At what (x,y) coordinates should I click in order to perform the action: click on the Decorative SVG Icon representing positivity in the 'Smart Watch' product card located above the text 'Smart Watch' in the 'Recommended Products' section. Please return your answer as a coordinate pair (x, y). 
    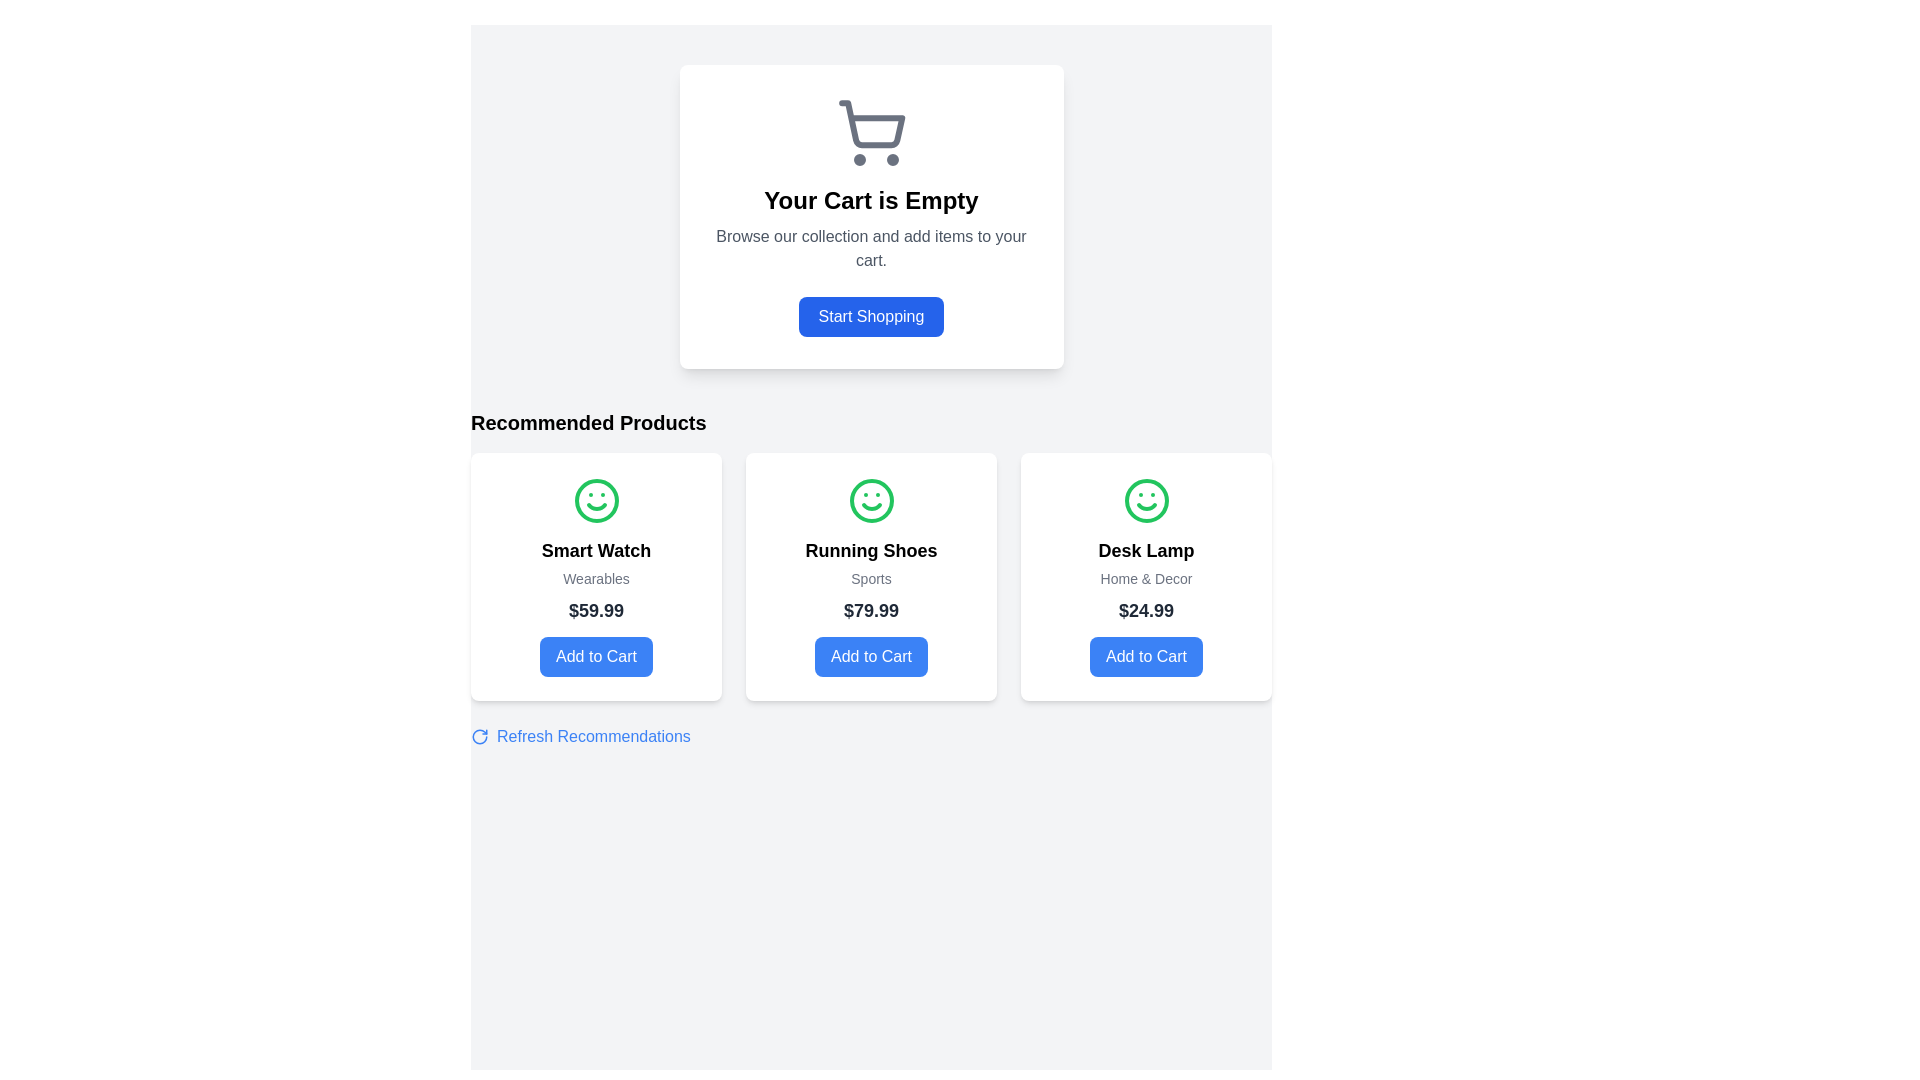
    Looking at the image, I should click on (595, 500).